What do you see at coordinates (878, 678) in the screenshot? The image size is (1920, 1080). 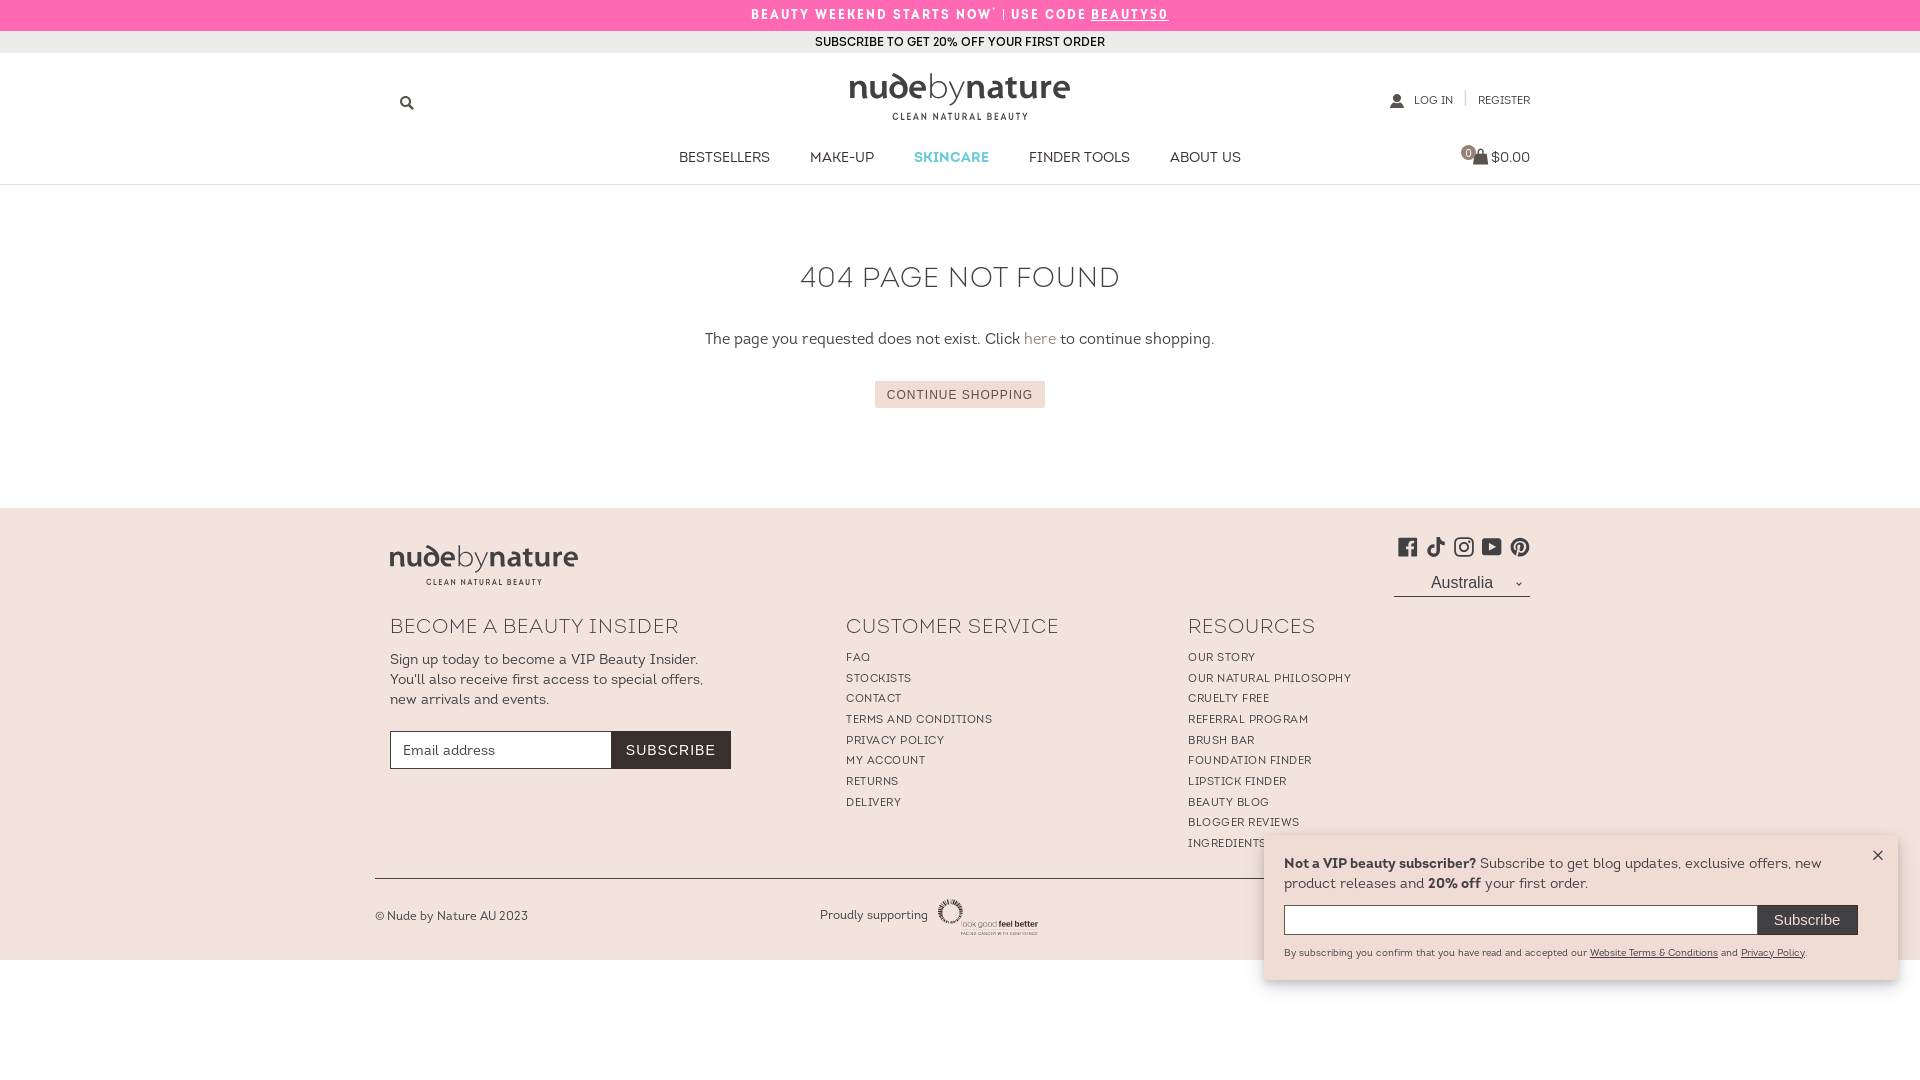 I see `'STOCKISTS'` at bounding box center [878, 678].